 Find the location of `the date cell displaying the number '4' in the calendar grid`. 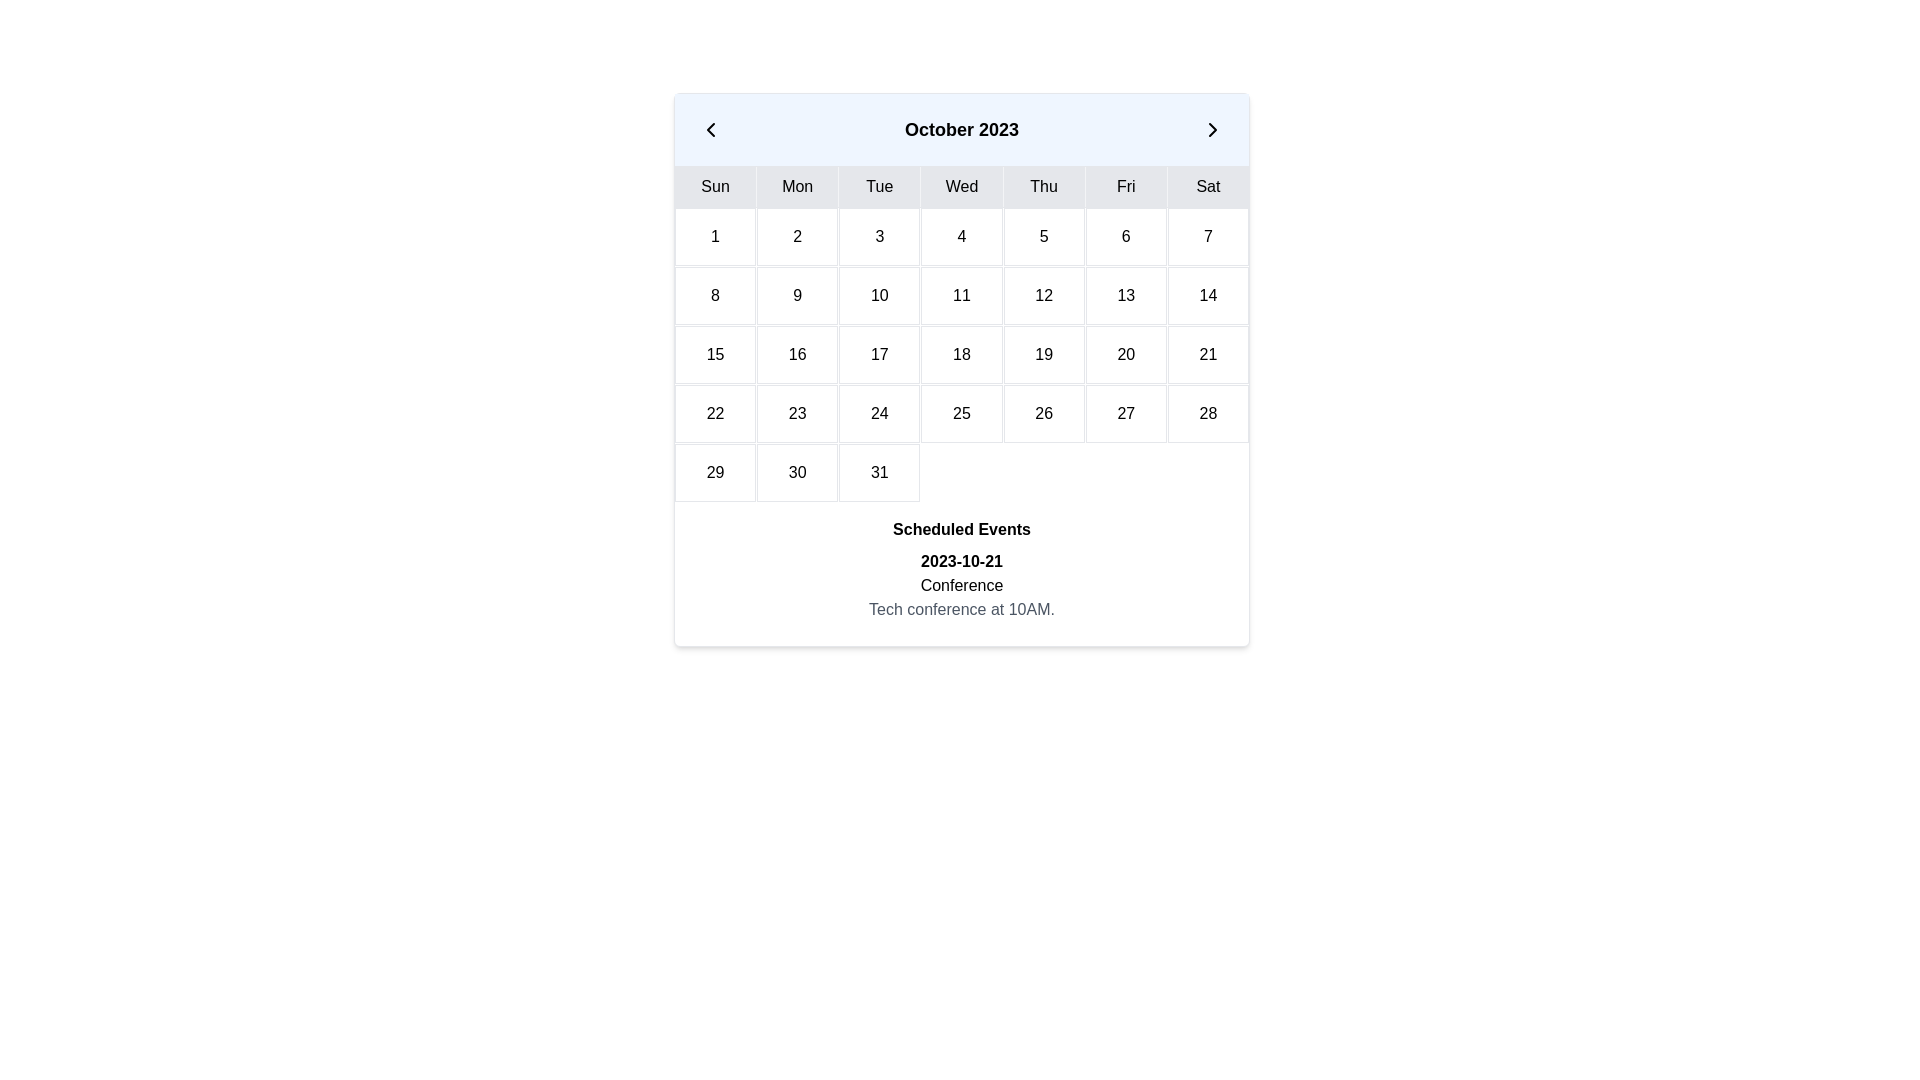

the date cell displaying the number '4' in the calendar grid is located at coordinates (961, 235).